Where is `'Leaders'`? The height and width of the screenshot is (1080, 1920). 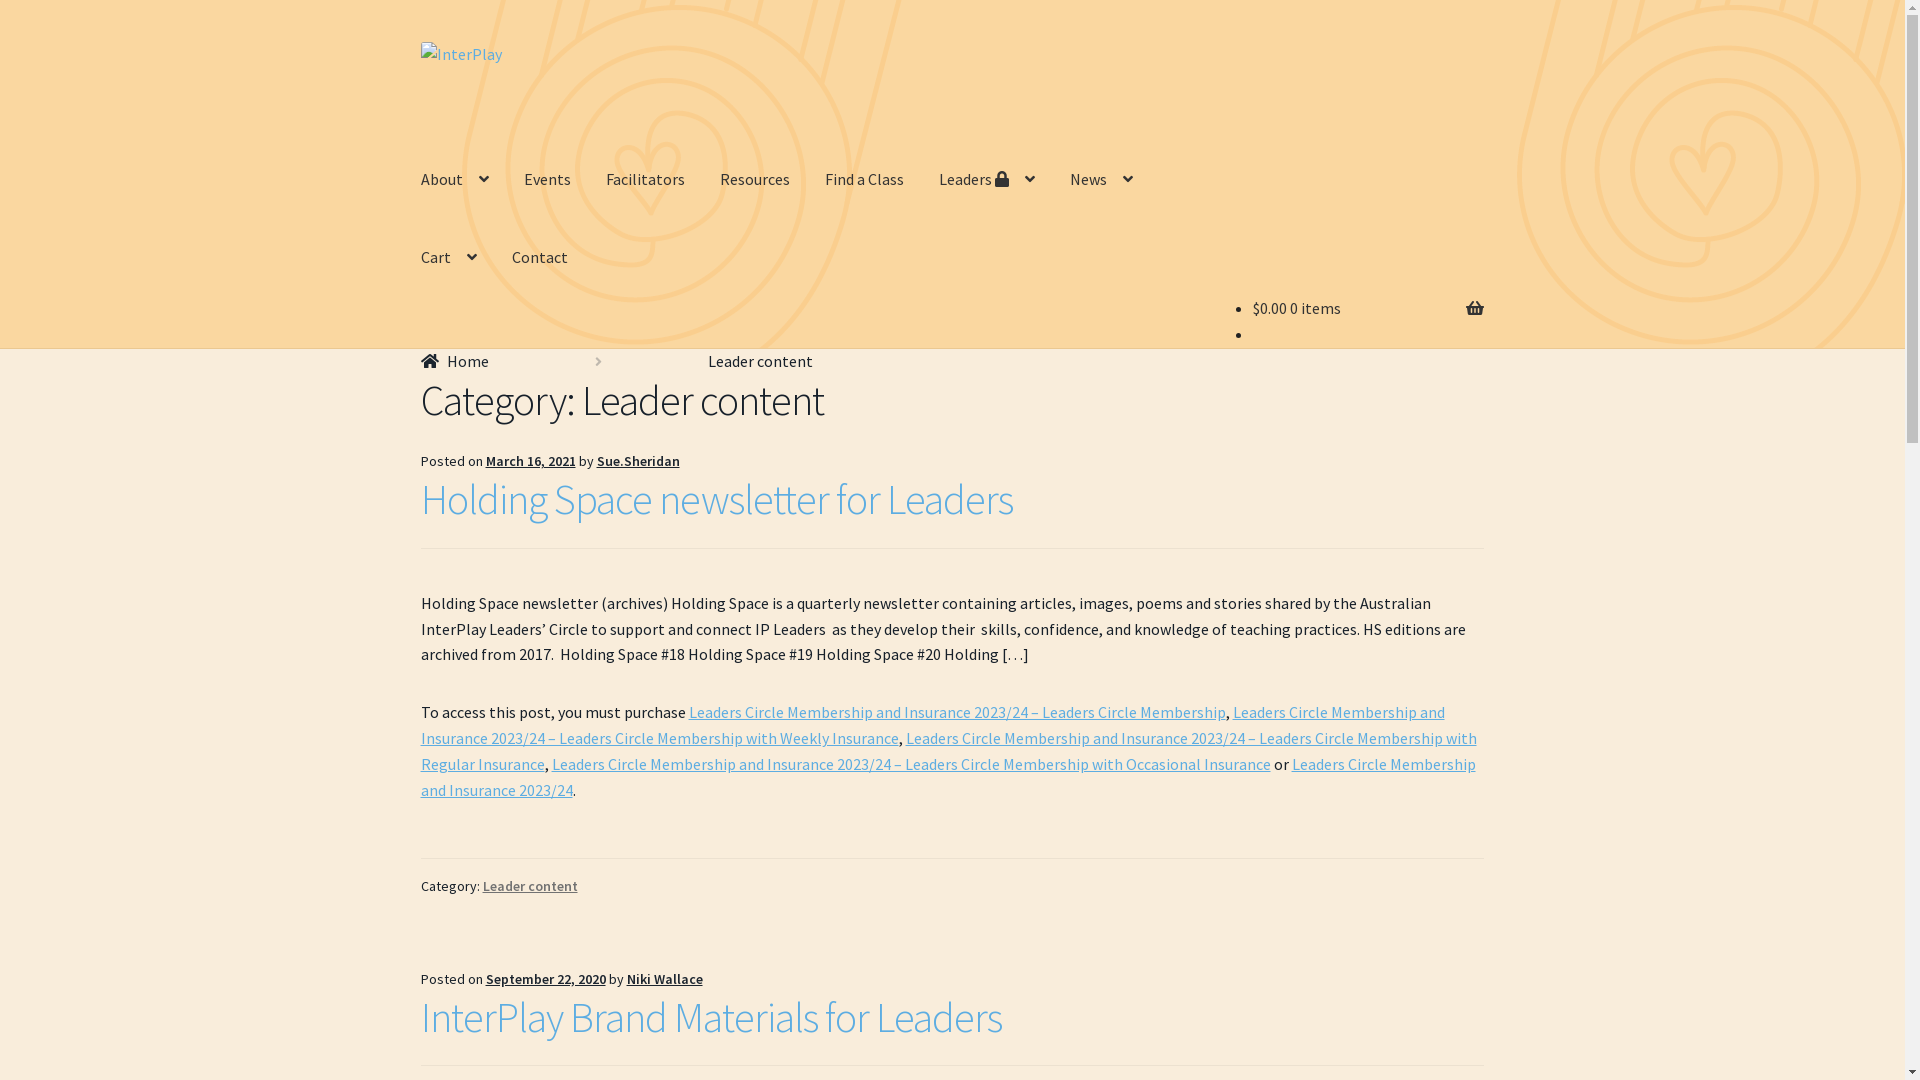 'Leaders' is located at coordinates (987, 180).